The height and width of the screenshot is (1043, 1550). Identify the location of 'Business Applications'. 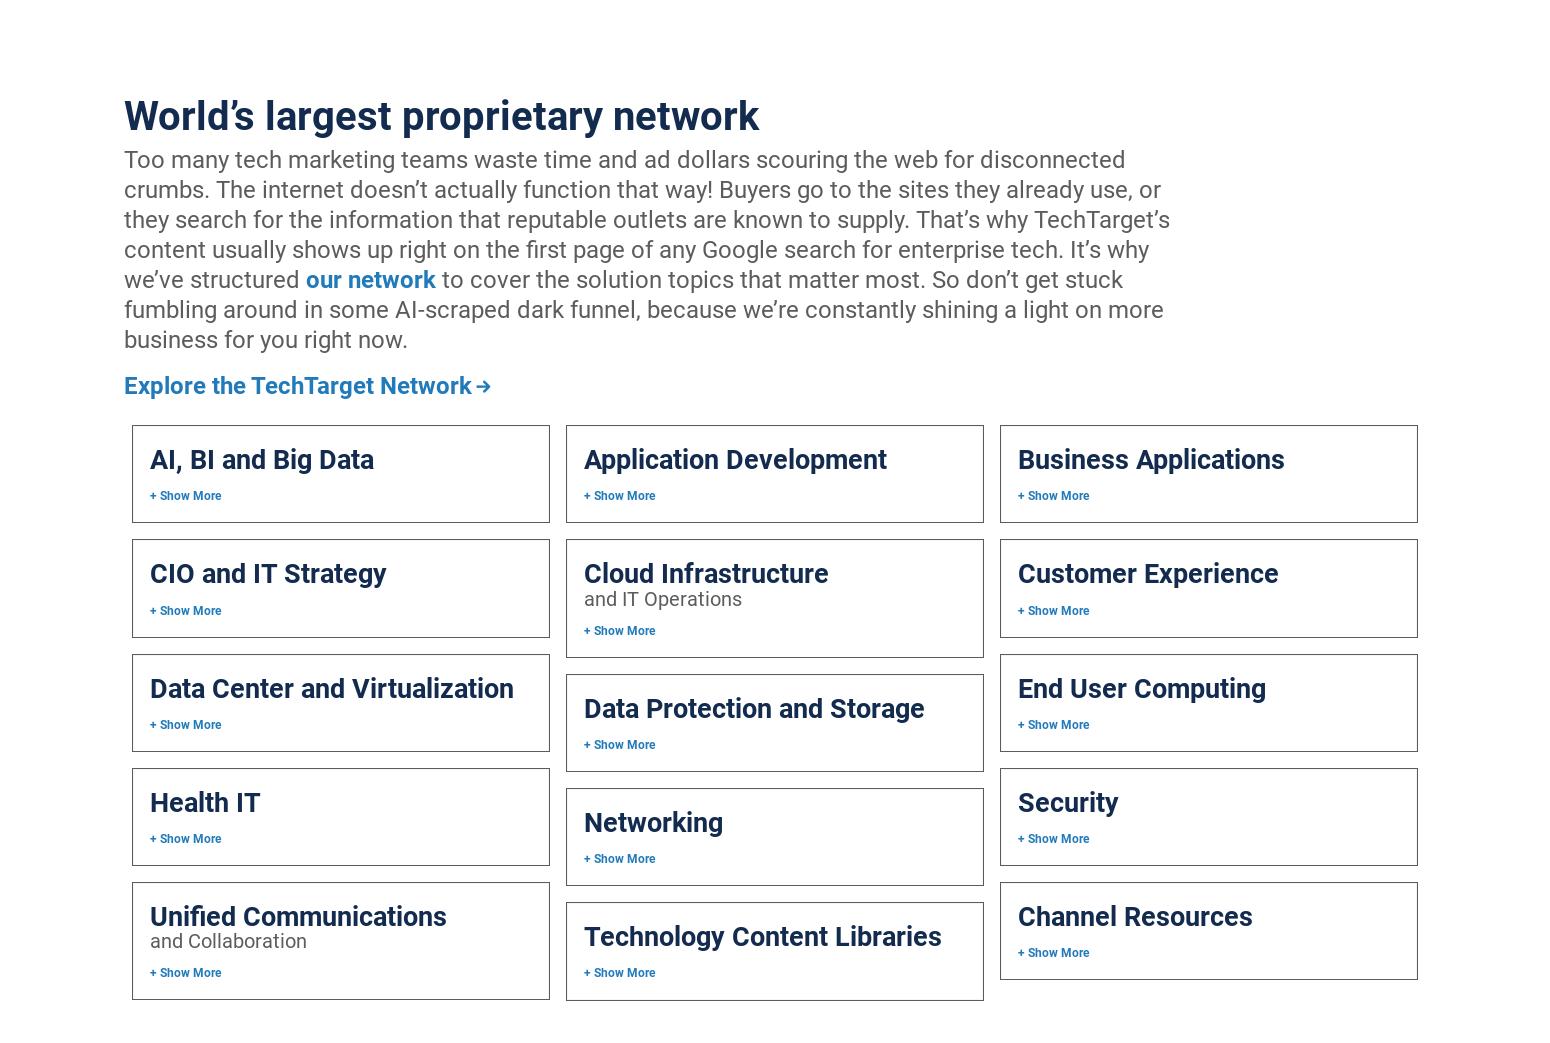
(1016, 458).